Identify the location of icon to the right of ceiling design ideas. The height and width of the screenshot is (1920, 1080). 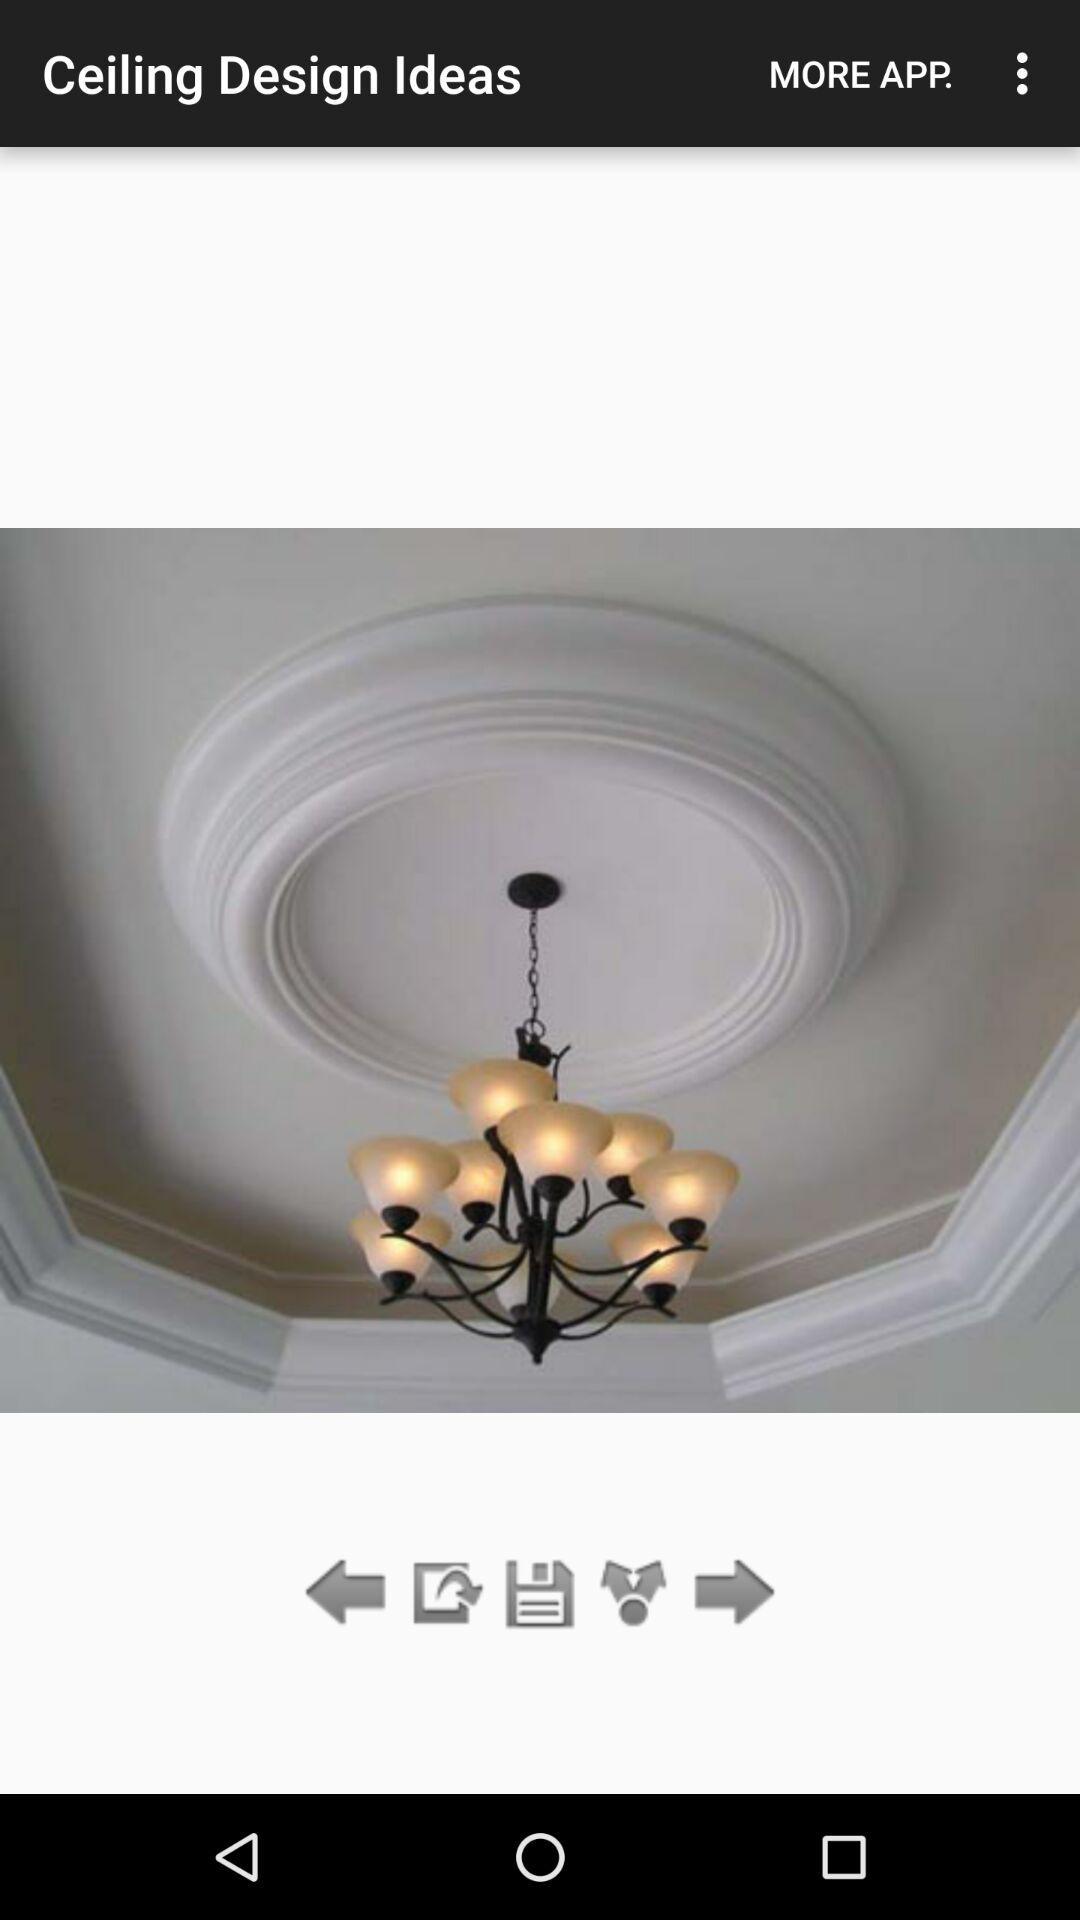
(860, 73).